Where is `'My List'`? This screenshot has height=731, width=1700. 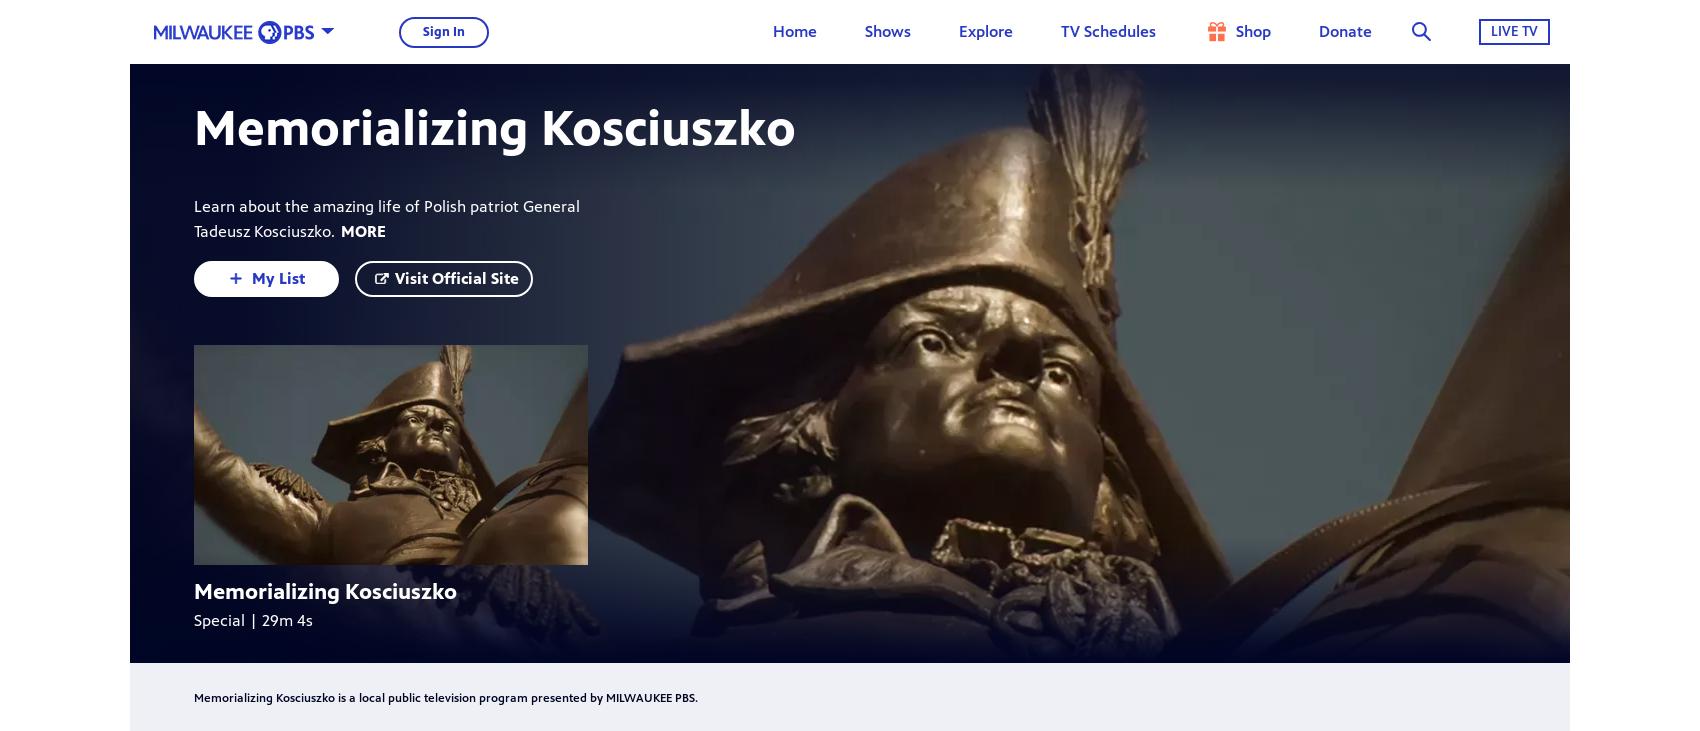 'My List' is located at coordinates (278, 276).